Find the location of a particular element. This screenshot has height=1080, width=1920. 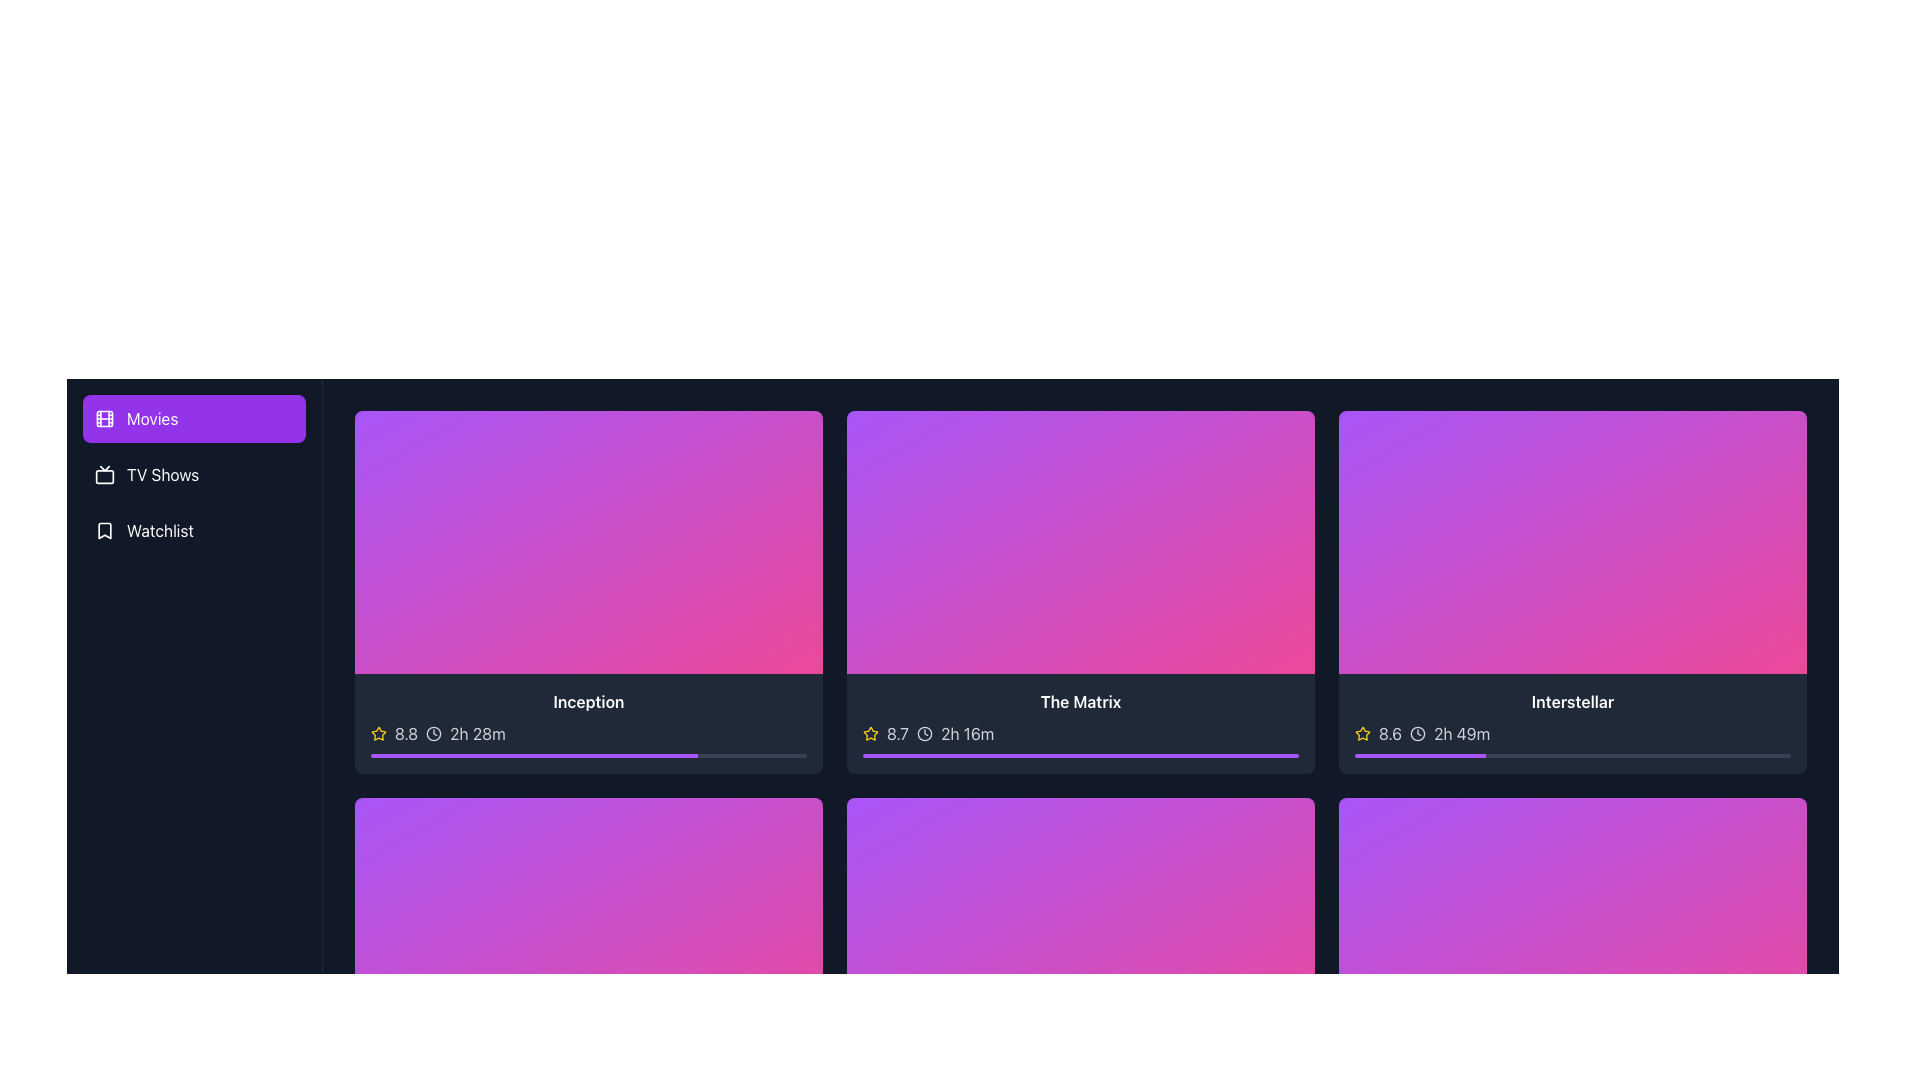

the rating icon located at the bottom of the 'Interstellar' movie tile, positioned to the left of the numerical rating '8.6' is located at coordinates (1362, 733).